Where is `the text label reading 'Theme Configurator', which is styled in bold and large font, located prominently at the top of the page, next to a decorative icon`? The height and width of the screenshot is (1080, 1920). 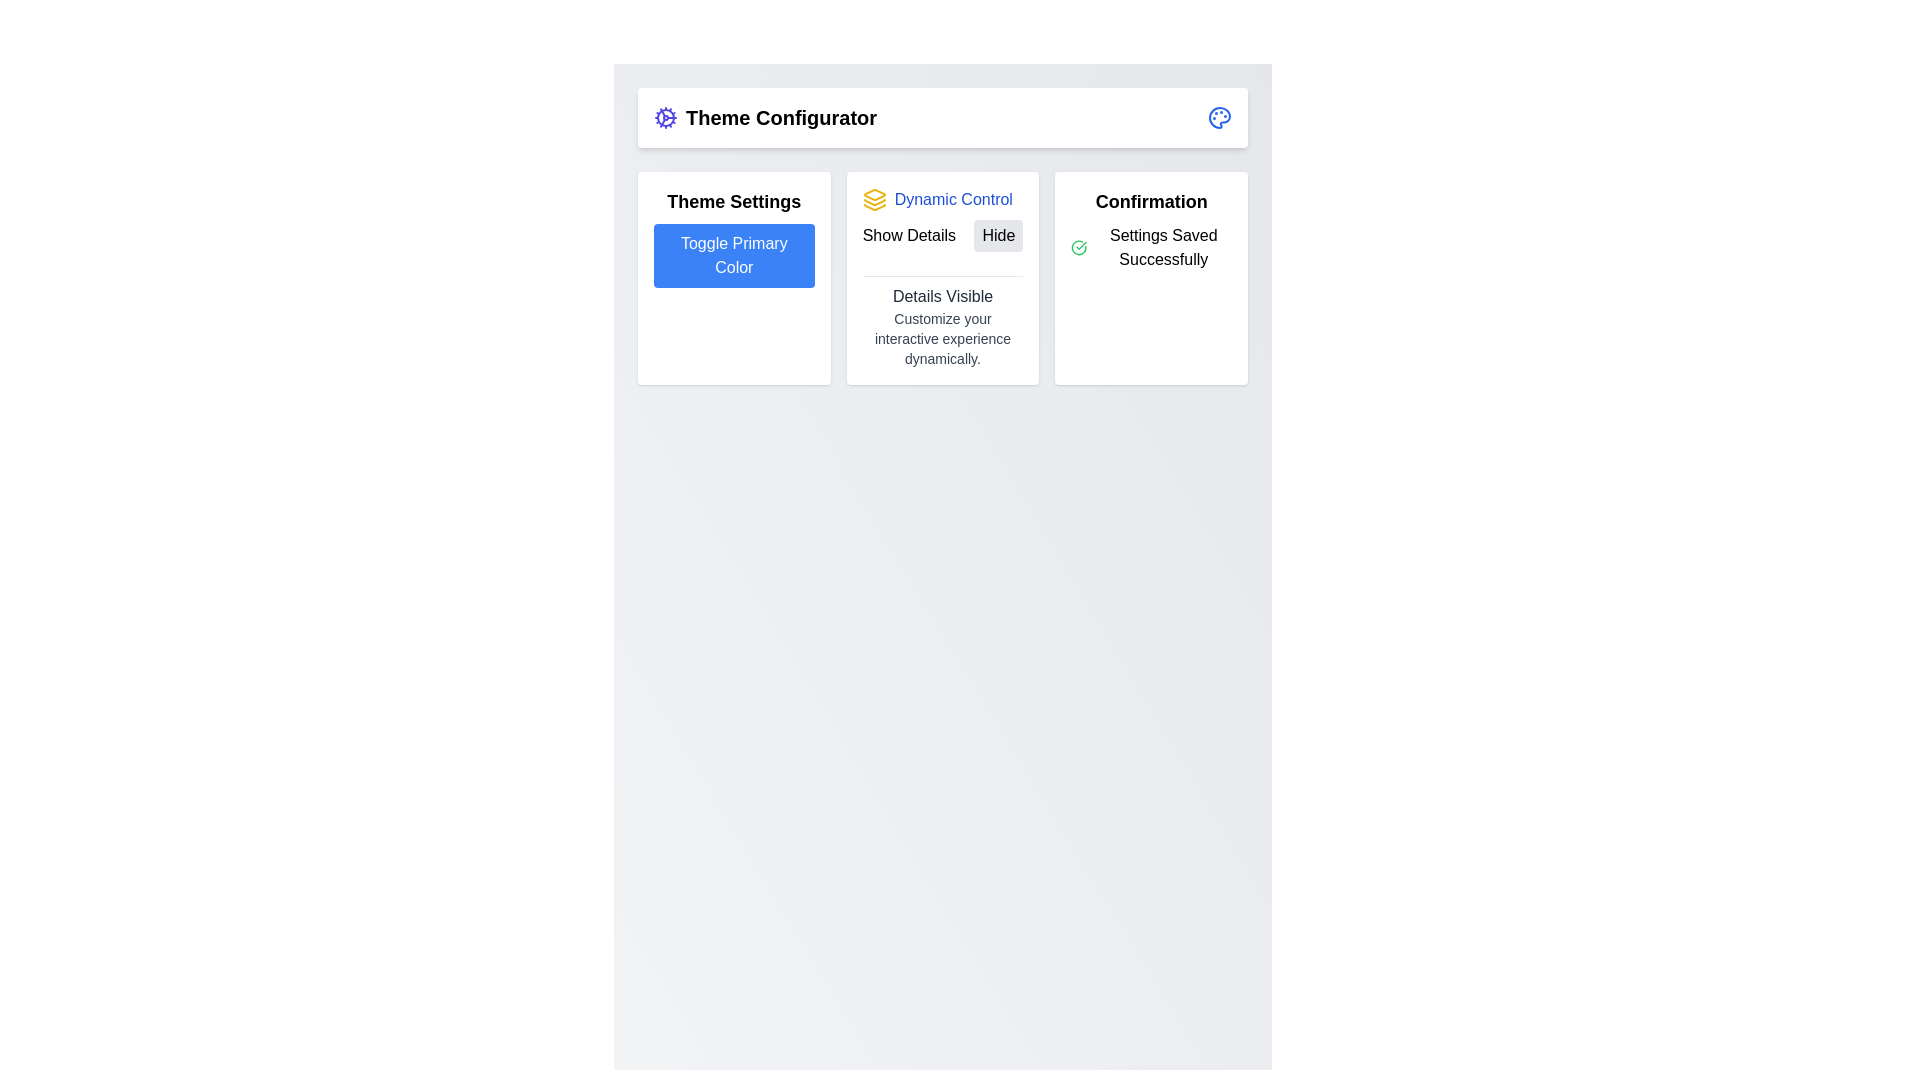 the text label reading 'Theme Configurator', which is styled in bold and large font, located prominently at the top of the page, next to a decorative icon is located at coordinates (780, 118).